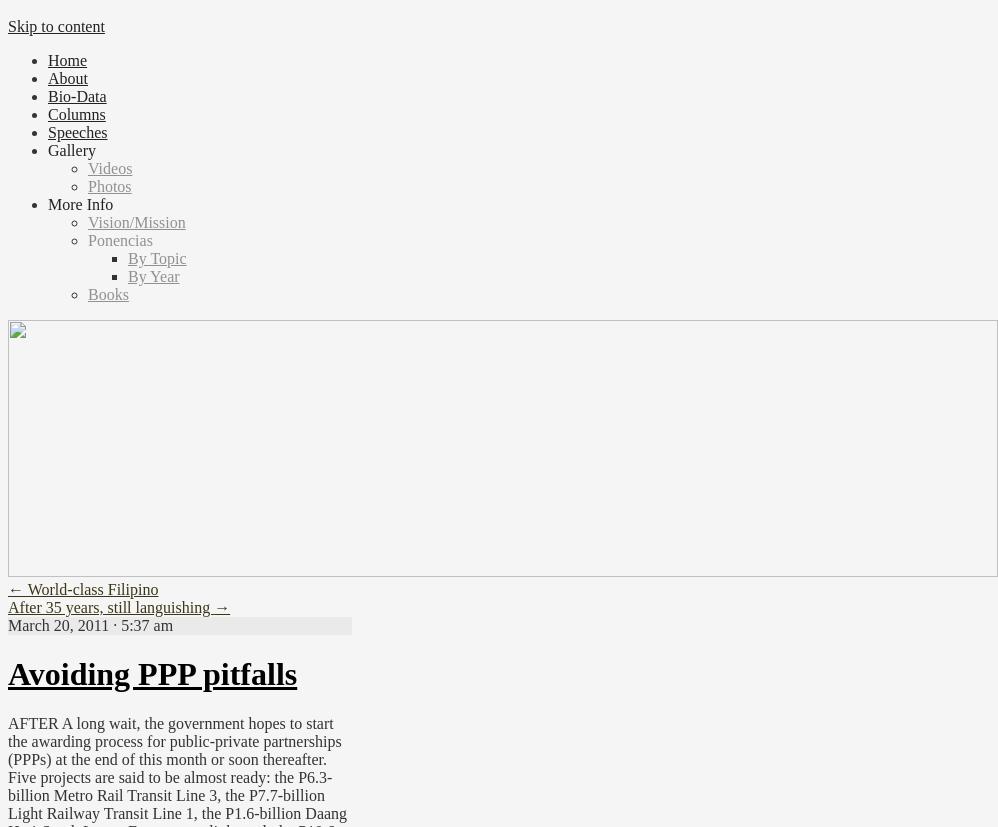 The image size is (998, 827). I want to click on 'Speeches', so click(76, 132).